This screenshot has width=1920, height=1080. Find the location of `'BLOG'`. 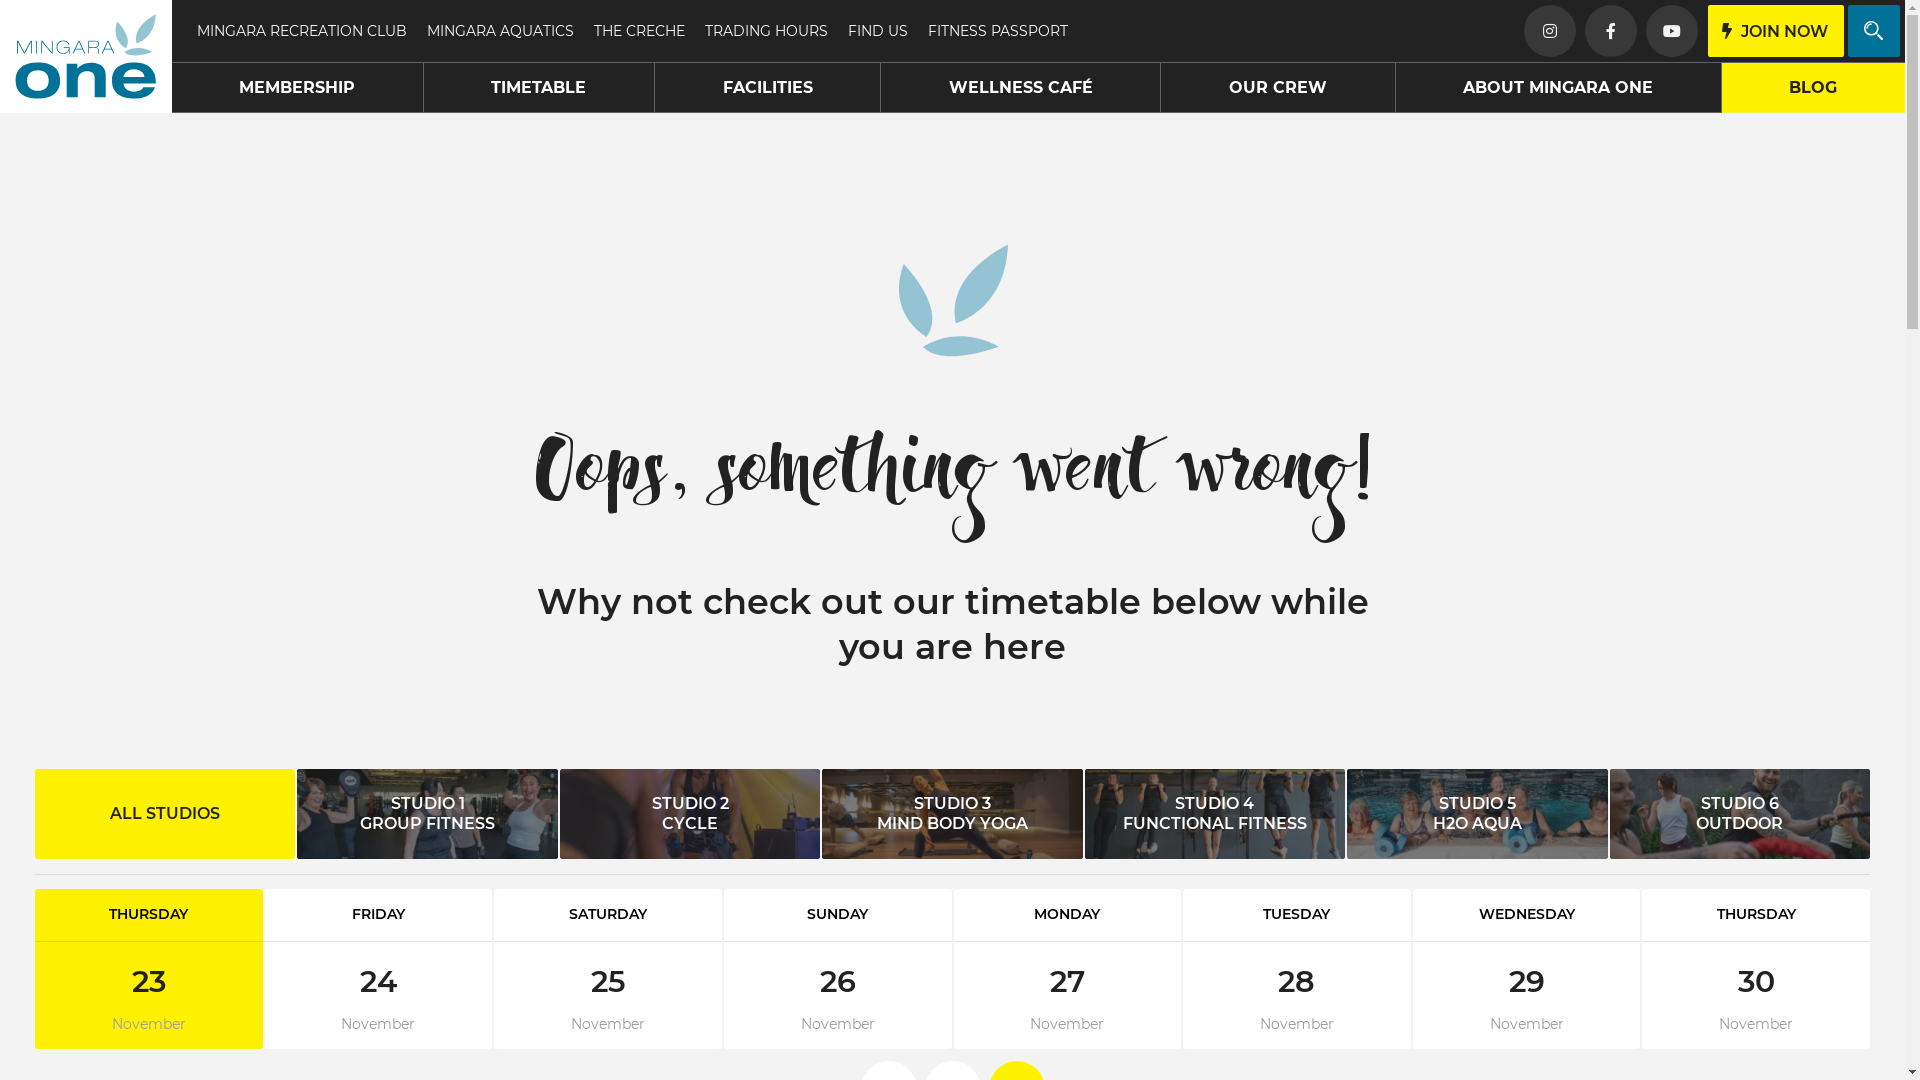

'BLOG' is located at coordinates (1813, 87).